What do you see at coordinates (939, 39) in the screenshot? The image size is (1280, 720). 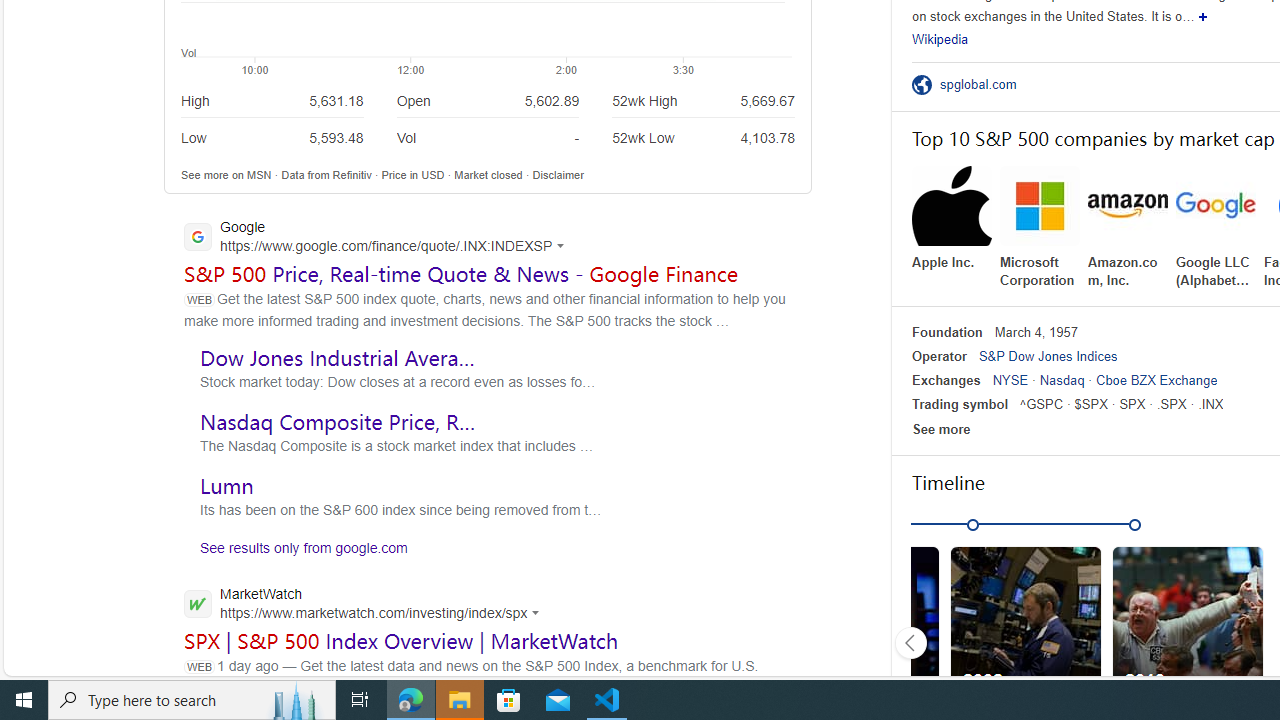 I see `'Wikipedia'` at bounding box center [939, 39].